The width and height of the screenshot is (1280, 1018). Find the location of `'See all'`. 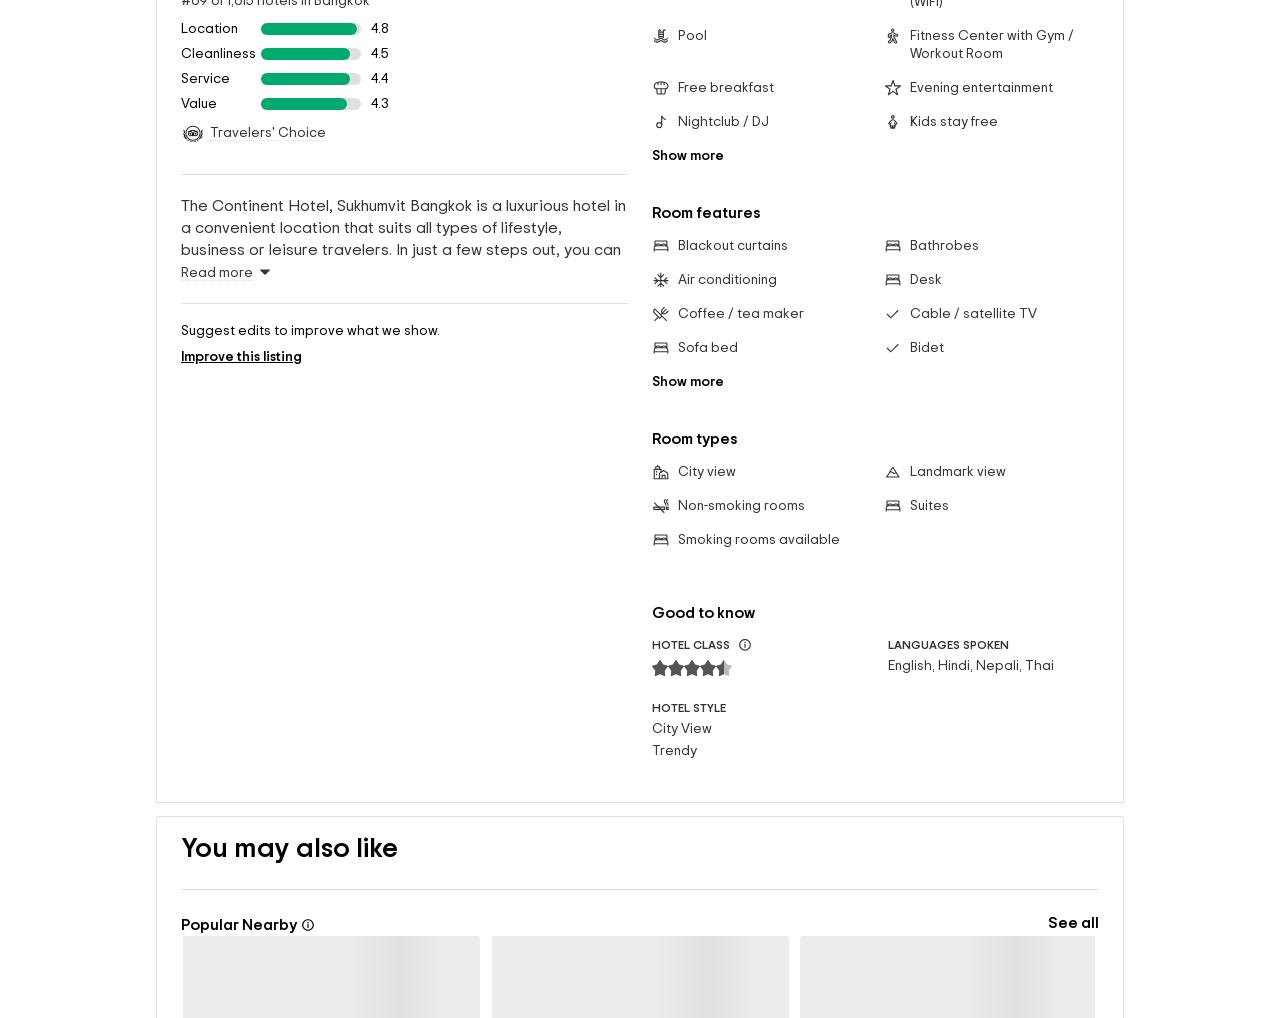

'See all' is located at coordinates (1046, 890).